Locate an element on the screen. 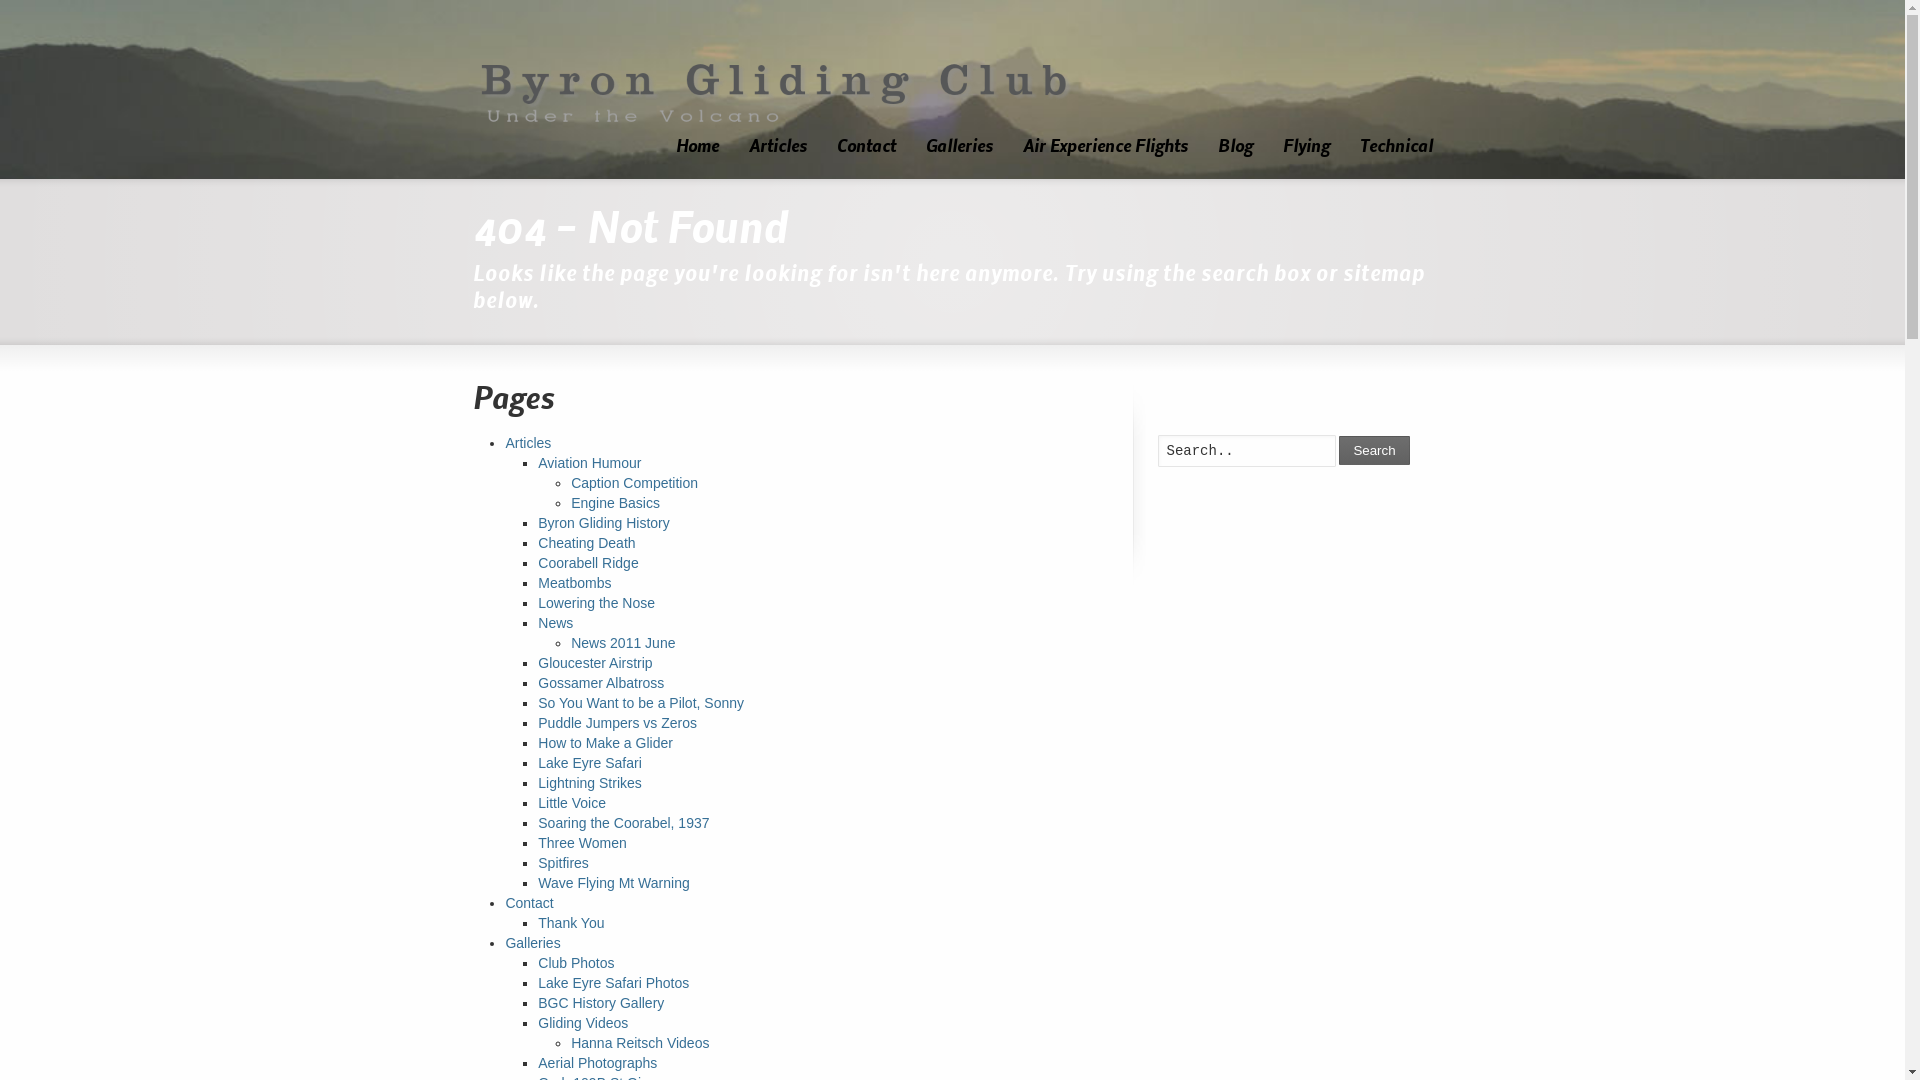  'BGC History Gallery' is located at coordinates (599, 1002).